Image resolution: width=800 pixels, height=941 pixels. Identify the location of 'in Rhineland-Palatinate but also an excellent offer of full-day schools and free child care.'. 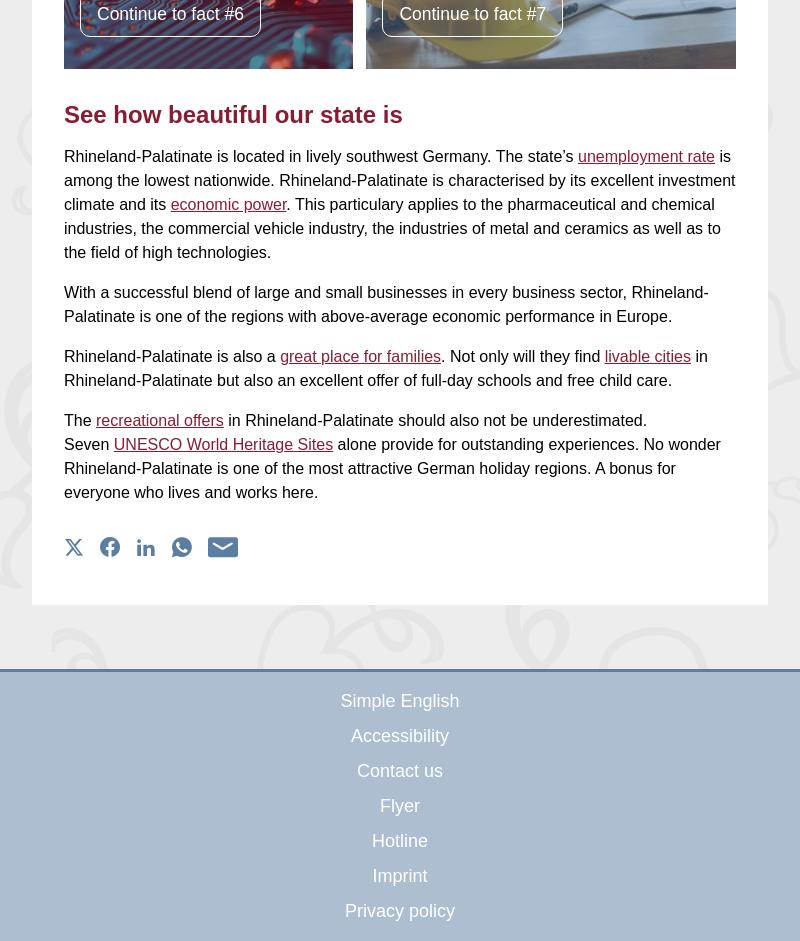
(384, 368).